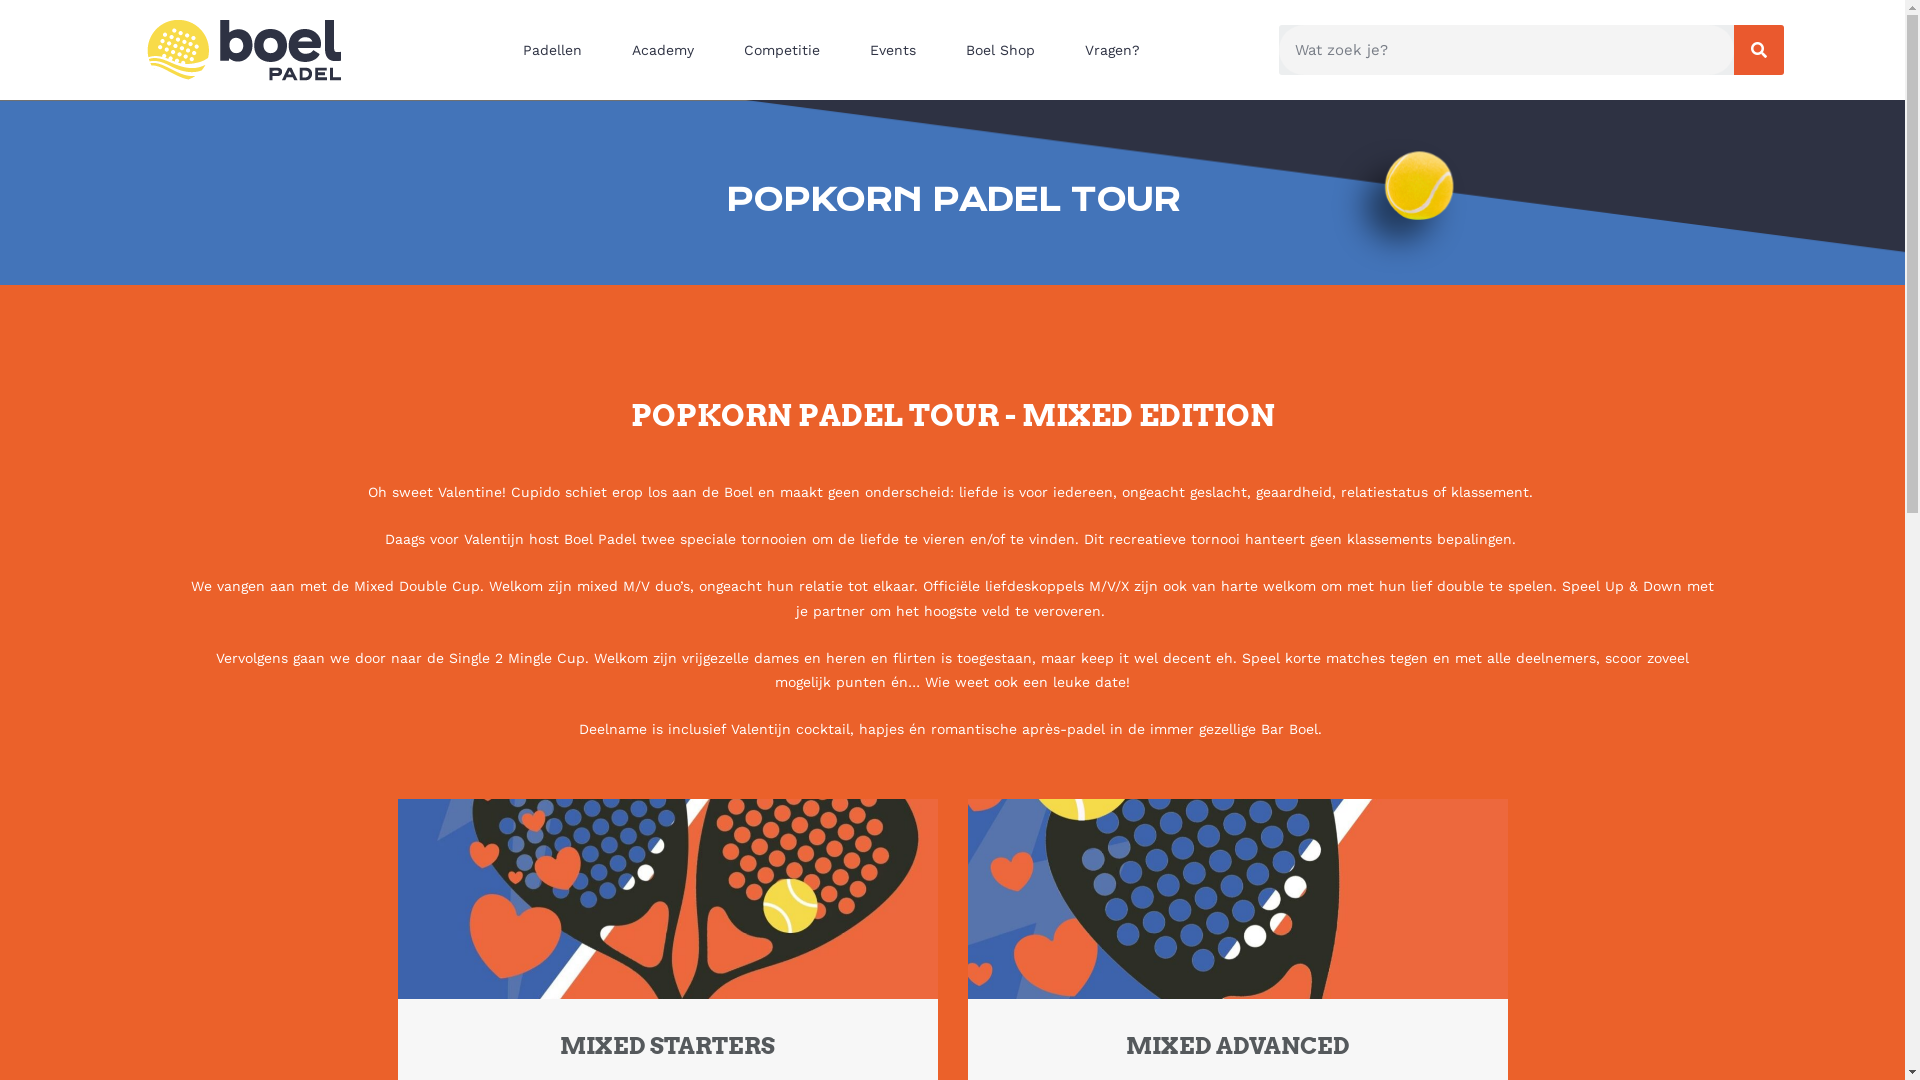 The image size is (1920, 1080). What do you see at coordinates (896, 49) in the screenshot?
I see `'Events'` at bounding box center [896, 49].